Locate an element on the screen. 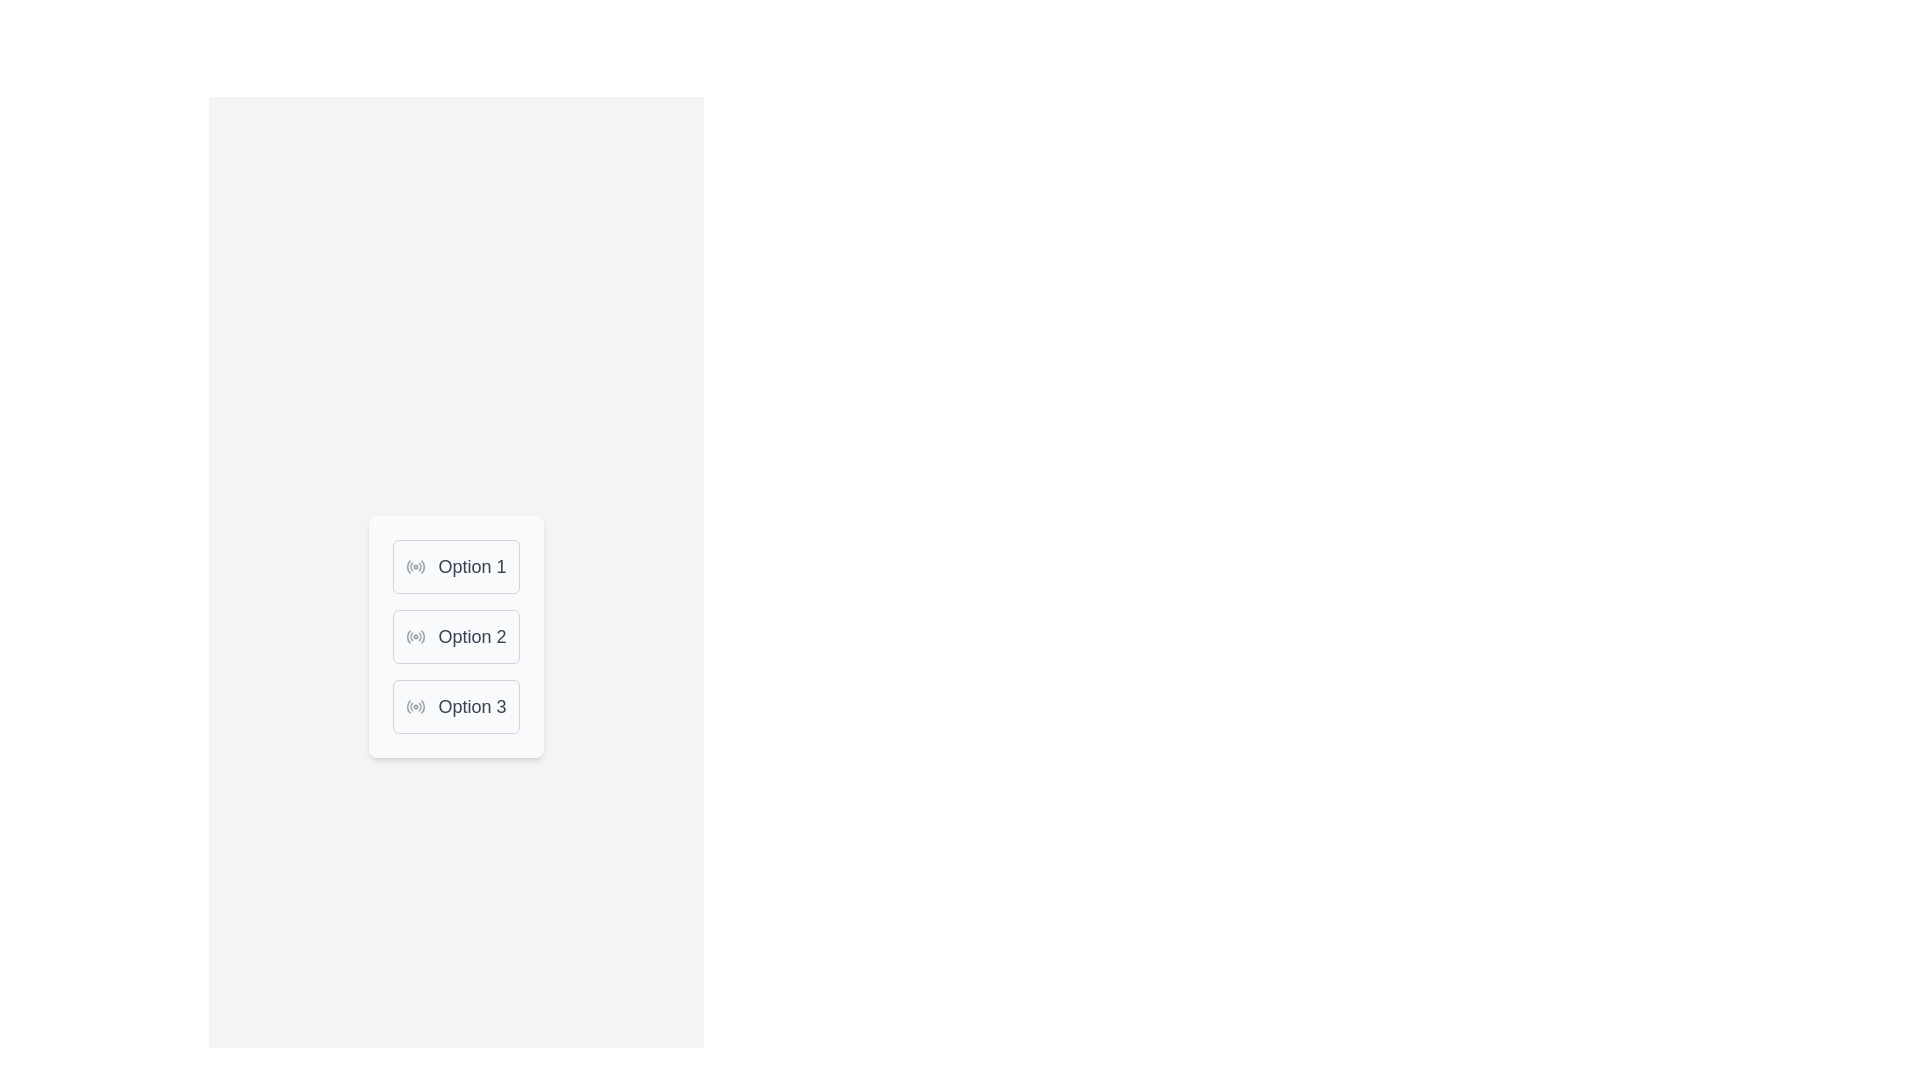  the circular radio button located to the left of the 'Option 3' label is located at coordinates (415, 705).